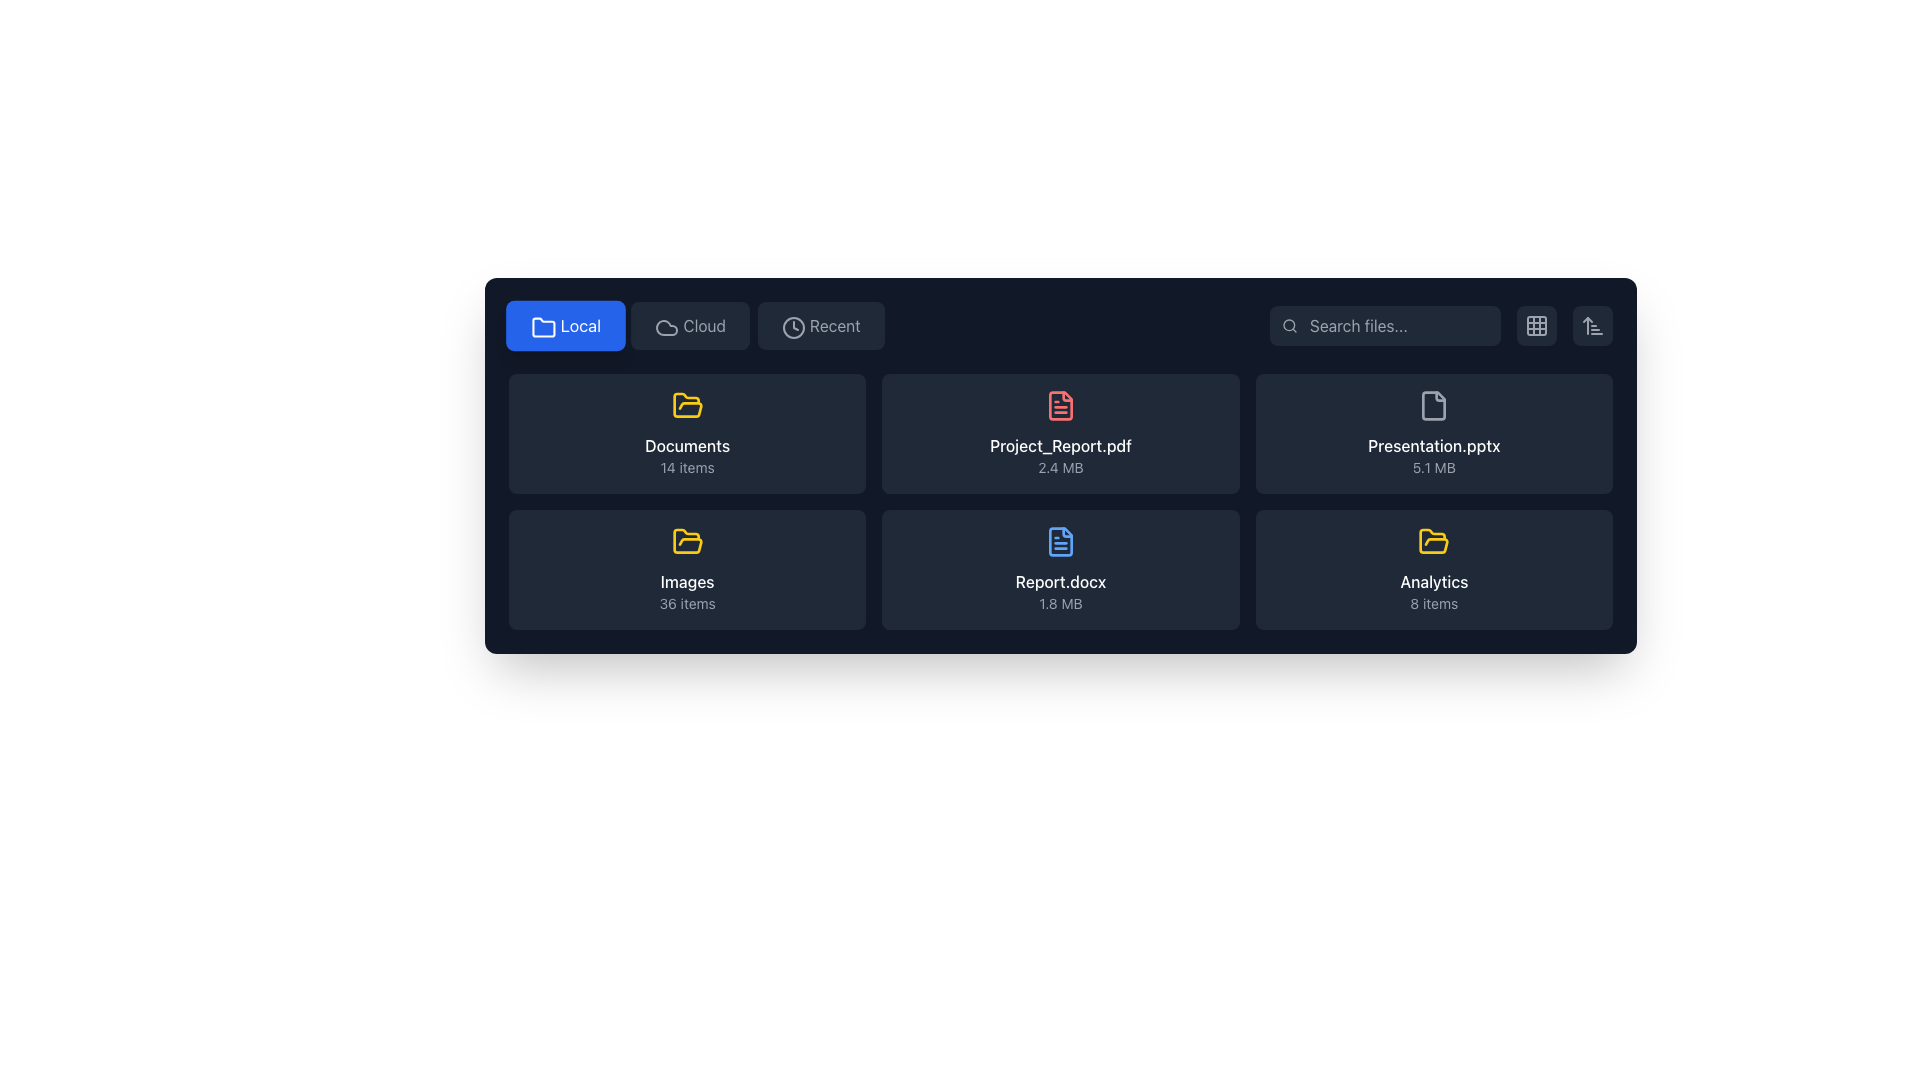 The image size is (1920, 1080). I want to click on the label displaying the file size of 'Report.docx', located beneath the document title in a card layout, so click(1059, 603).